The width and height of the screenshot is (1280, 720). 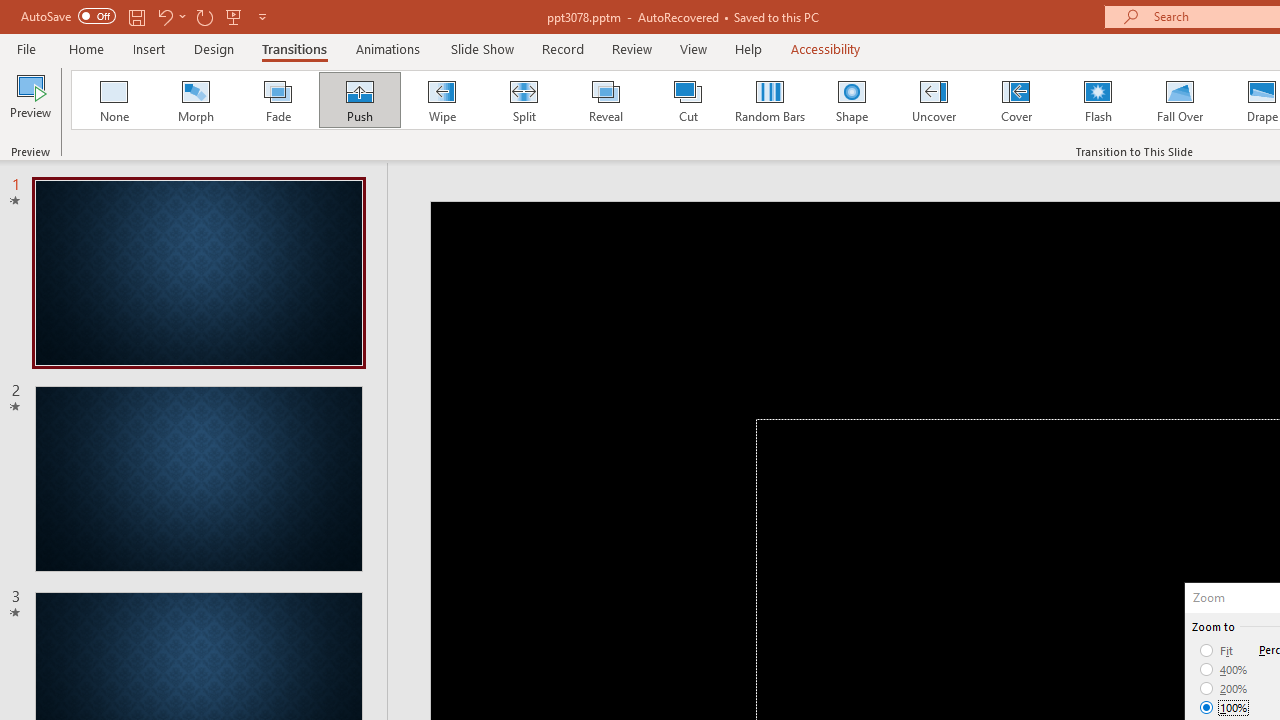 I want to click on 'Cover', so click(x=1016, y=100).